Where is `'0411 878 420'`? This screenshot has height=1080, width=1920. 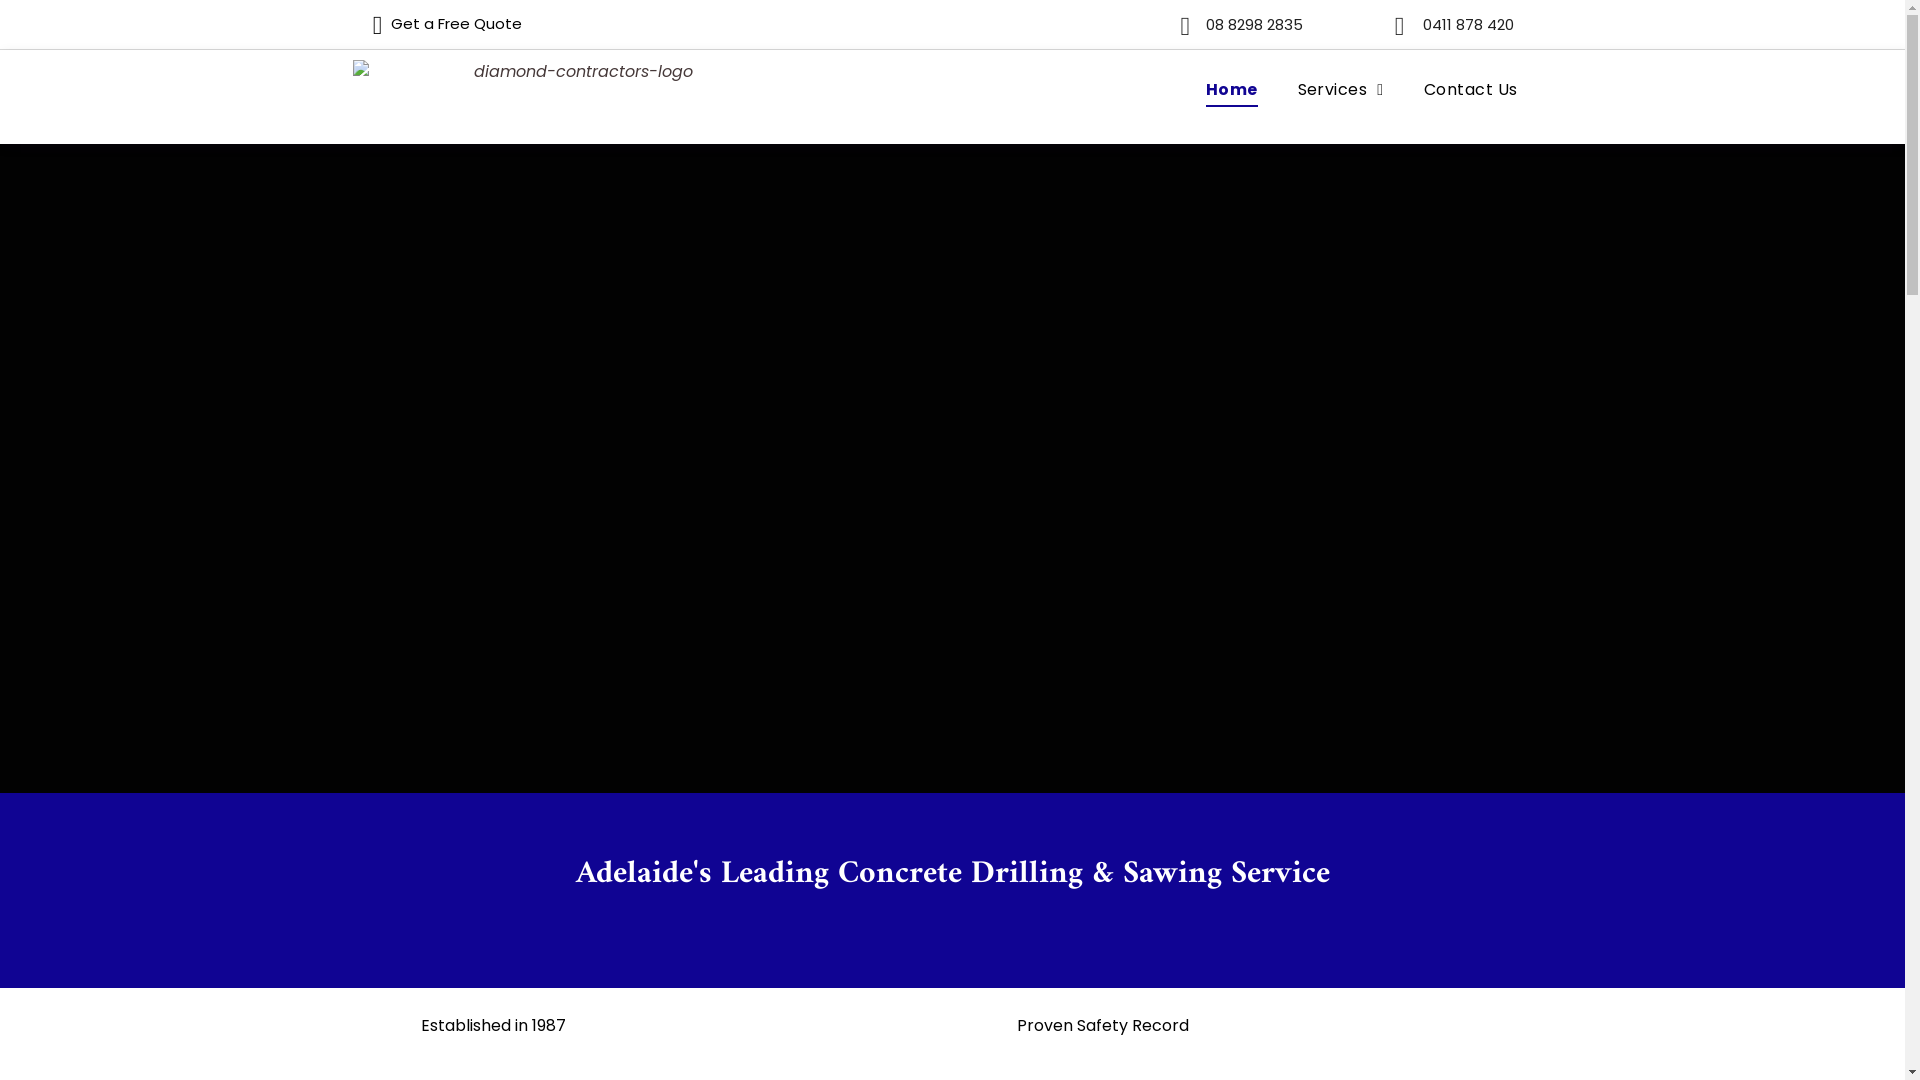
'0411 878 420' is located at coordinates (1463, 24).